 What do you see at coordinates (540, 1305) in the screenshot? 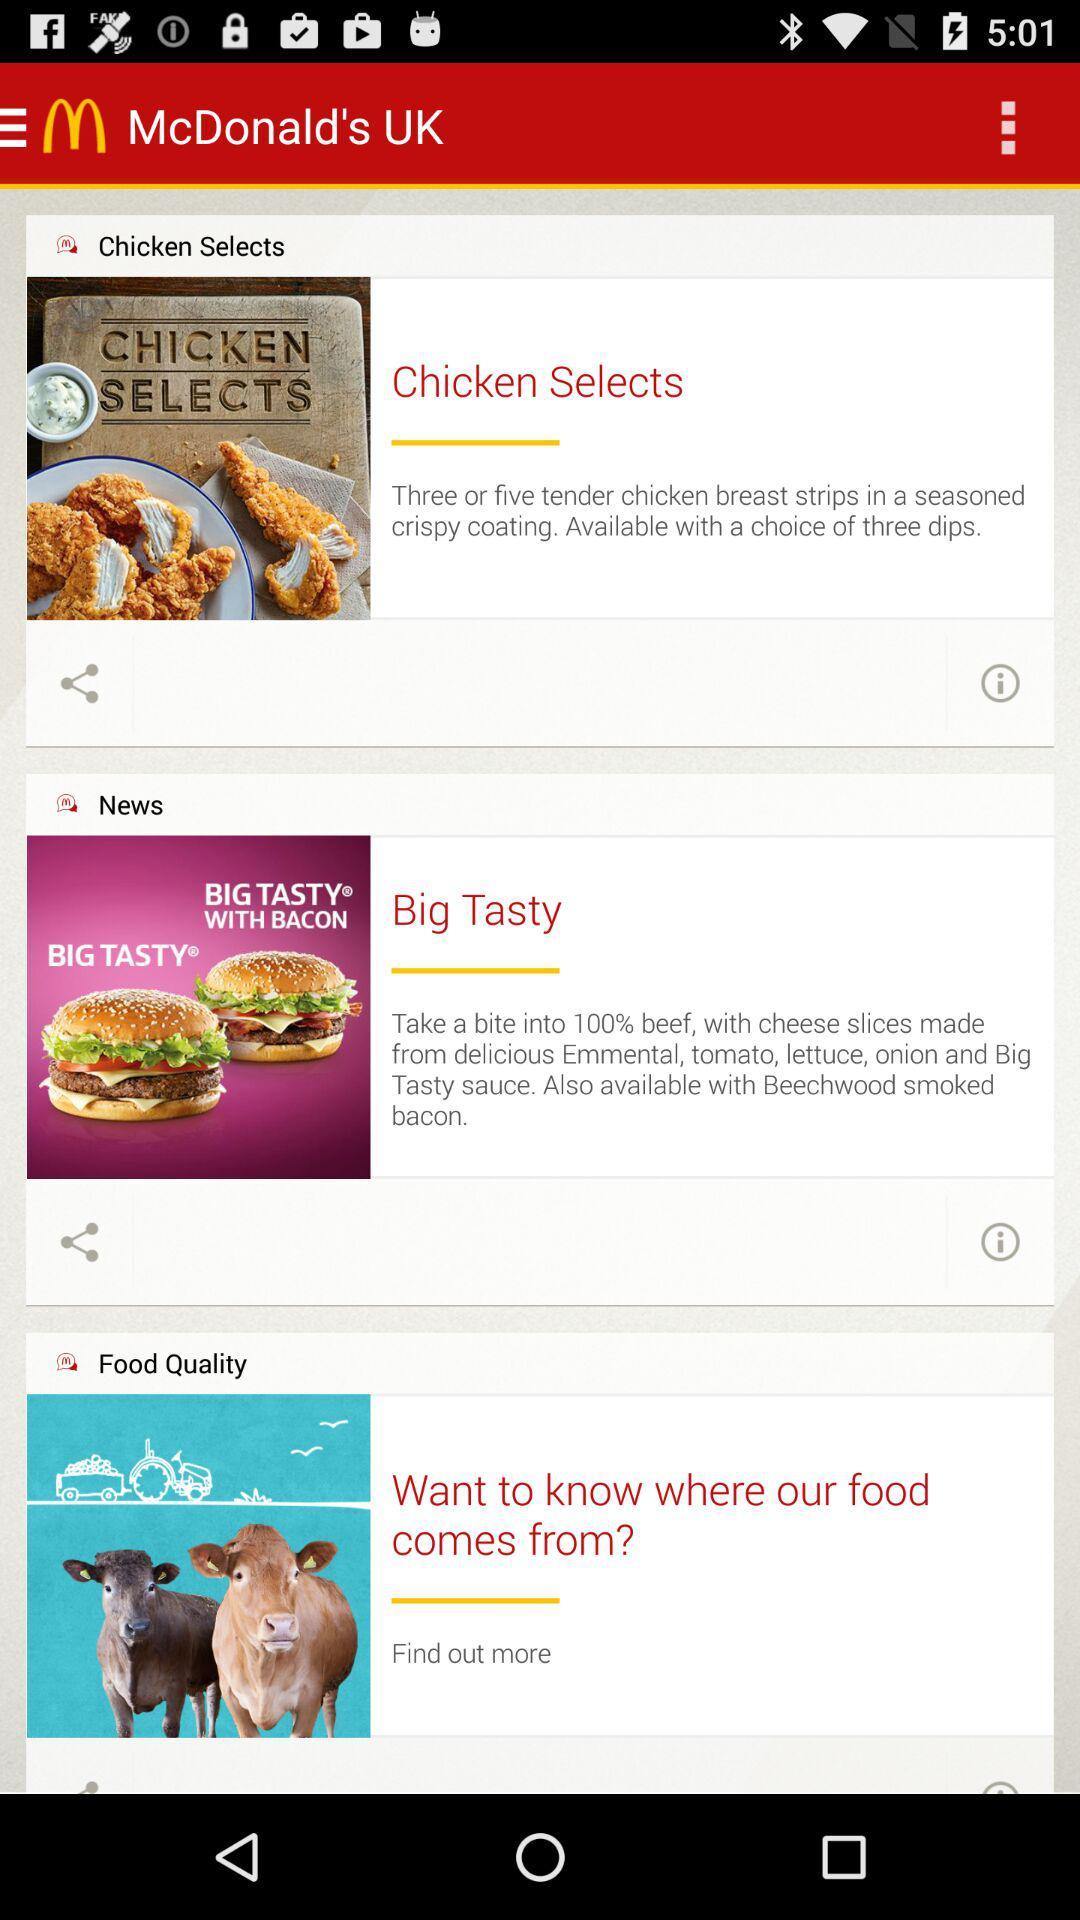
I see `the icon above the food quality icon` at bounding box center [540, 1305].